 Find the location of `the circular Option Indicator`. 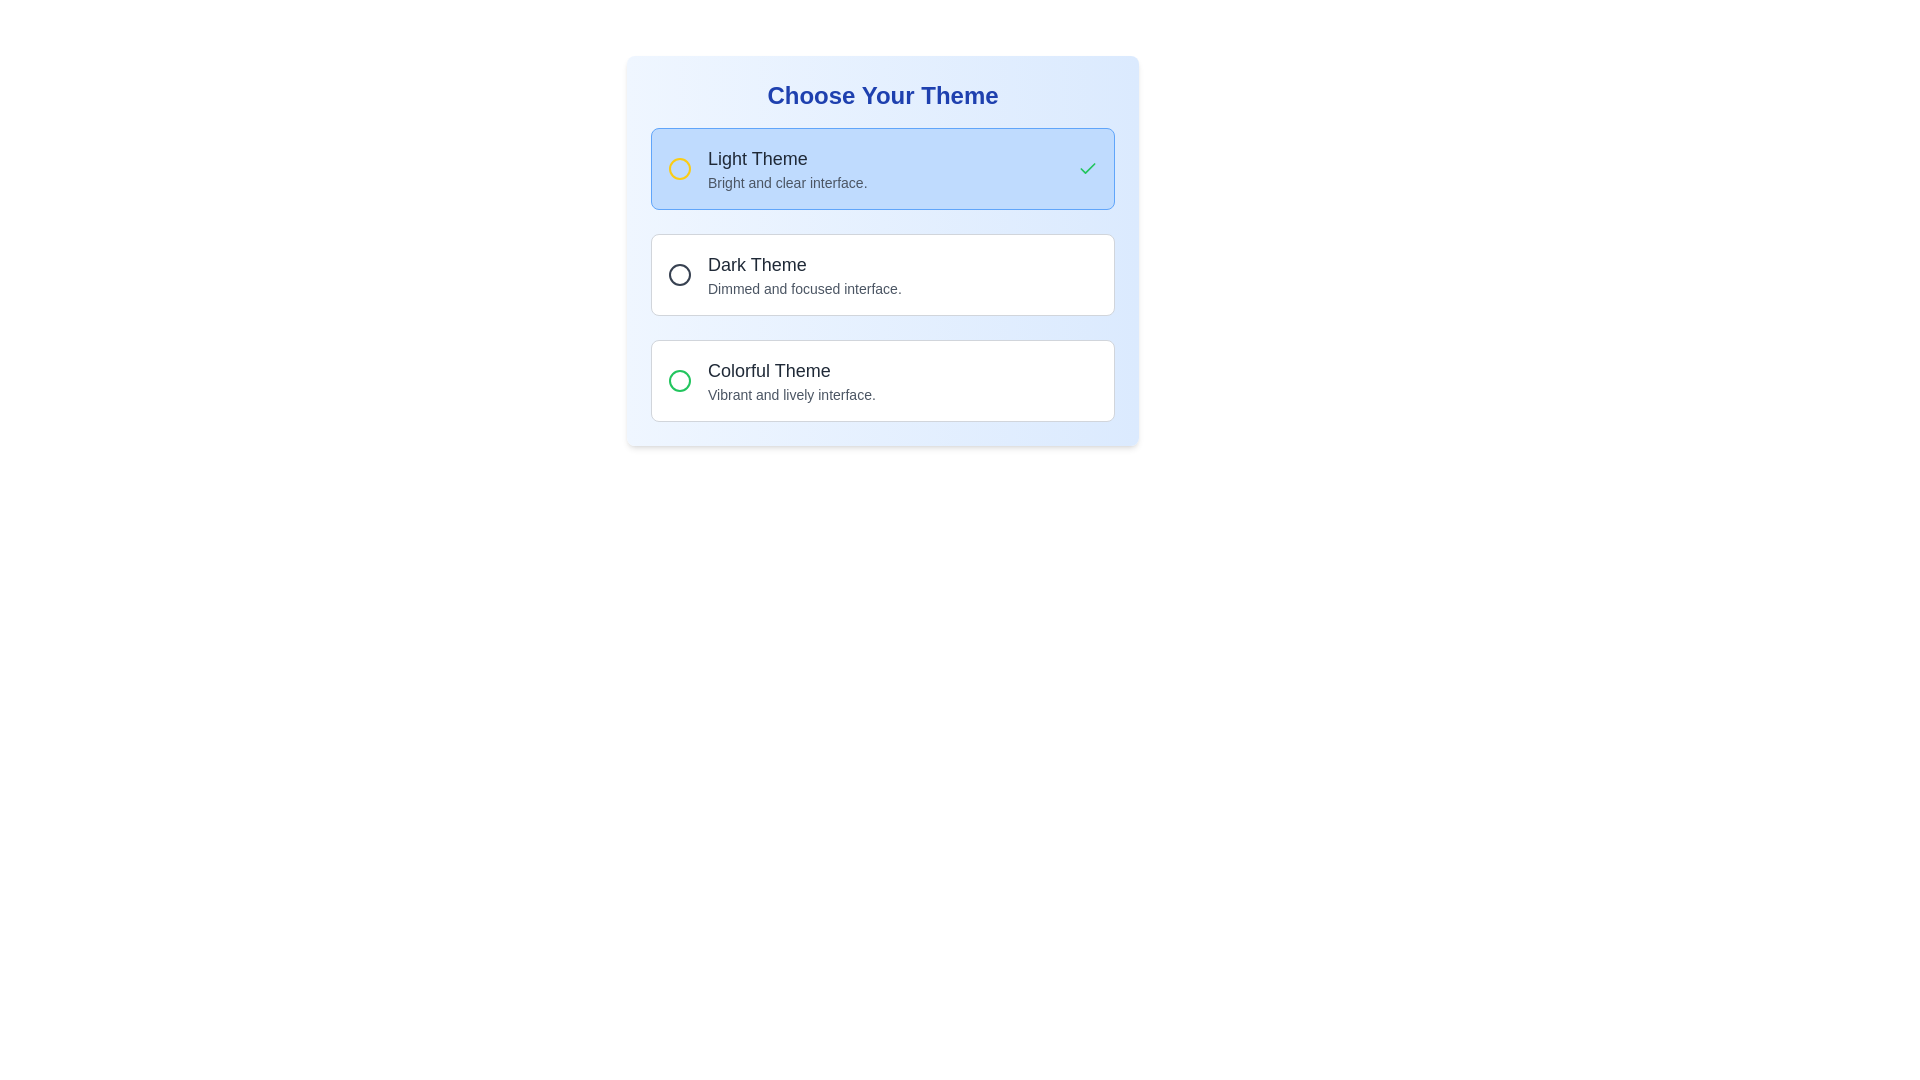

the circular Option Indicator is located at coordinates (680, 274).